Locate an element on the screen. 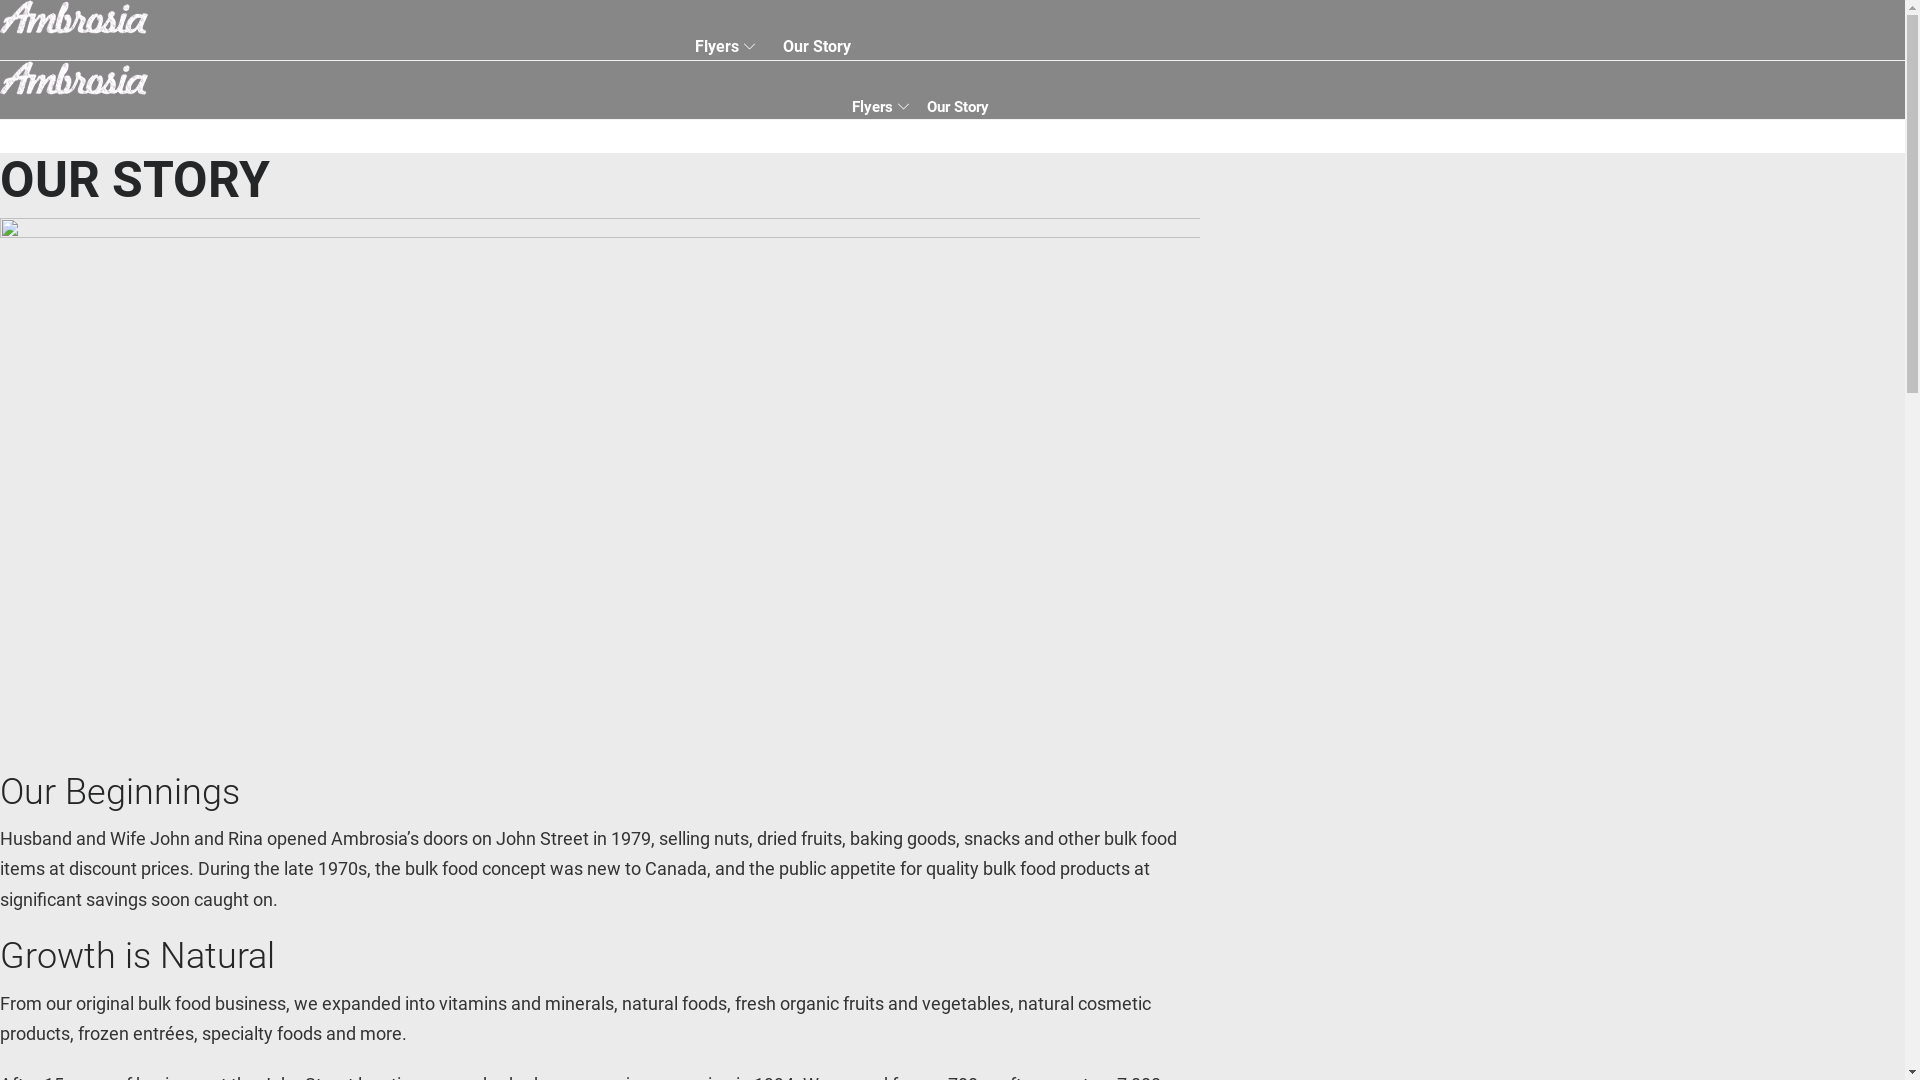 The height and width of the screenshot is (1080, 1920). 'Flyersarrow-down' is located at coordinates (687, 45).